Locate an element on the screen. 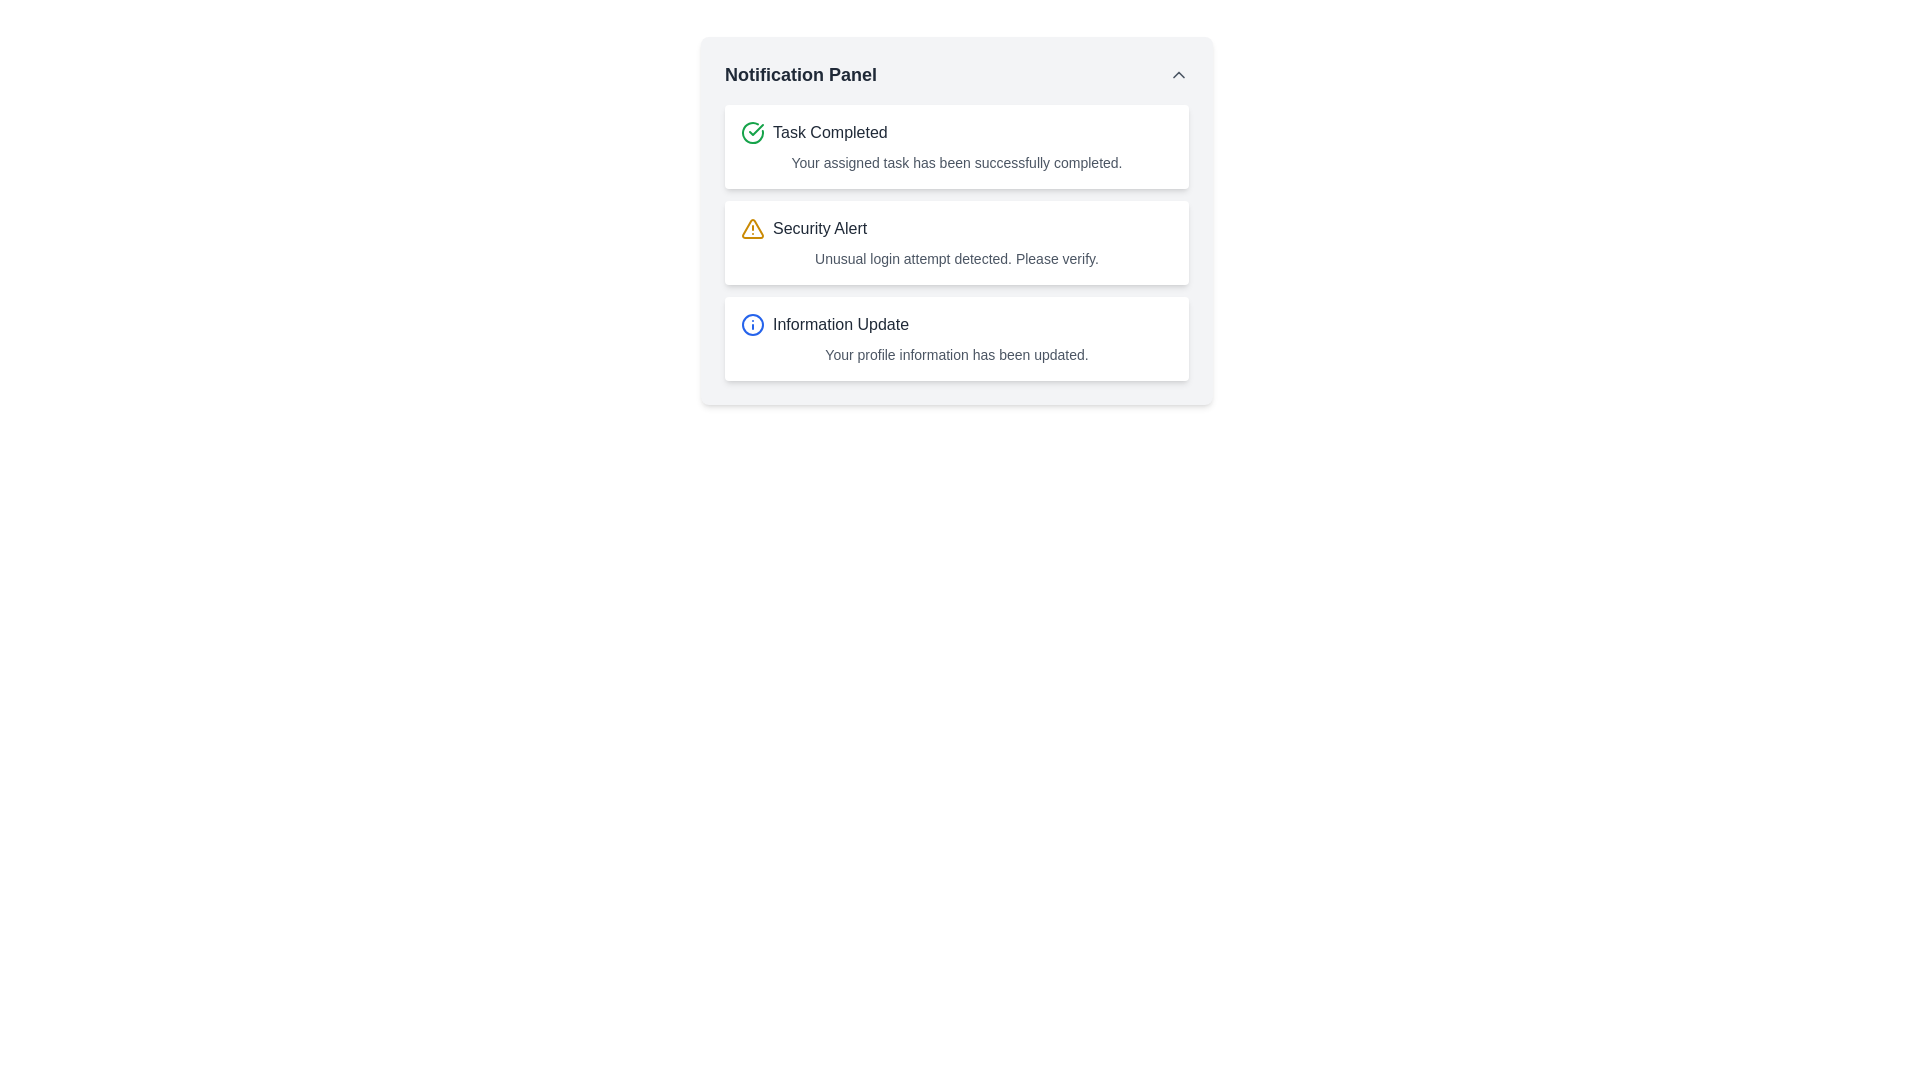  static text label displaying 'Security Alert' in the Notification Panel, which is bold and gray in color, positioned centrally in the second notification item is located at coordinates (820, 227).